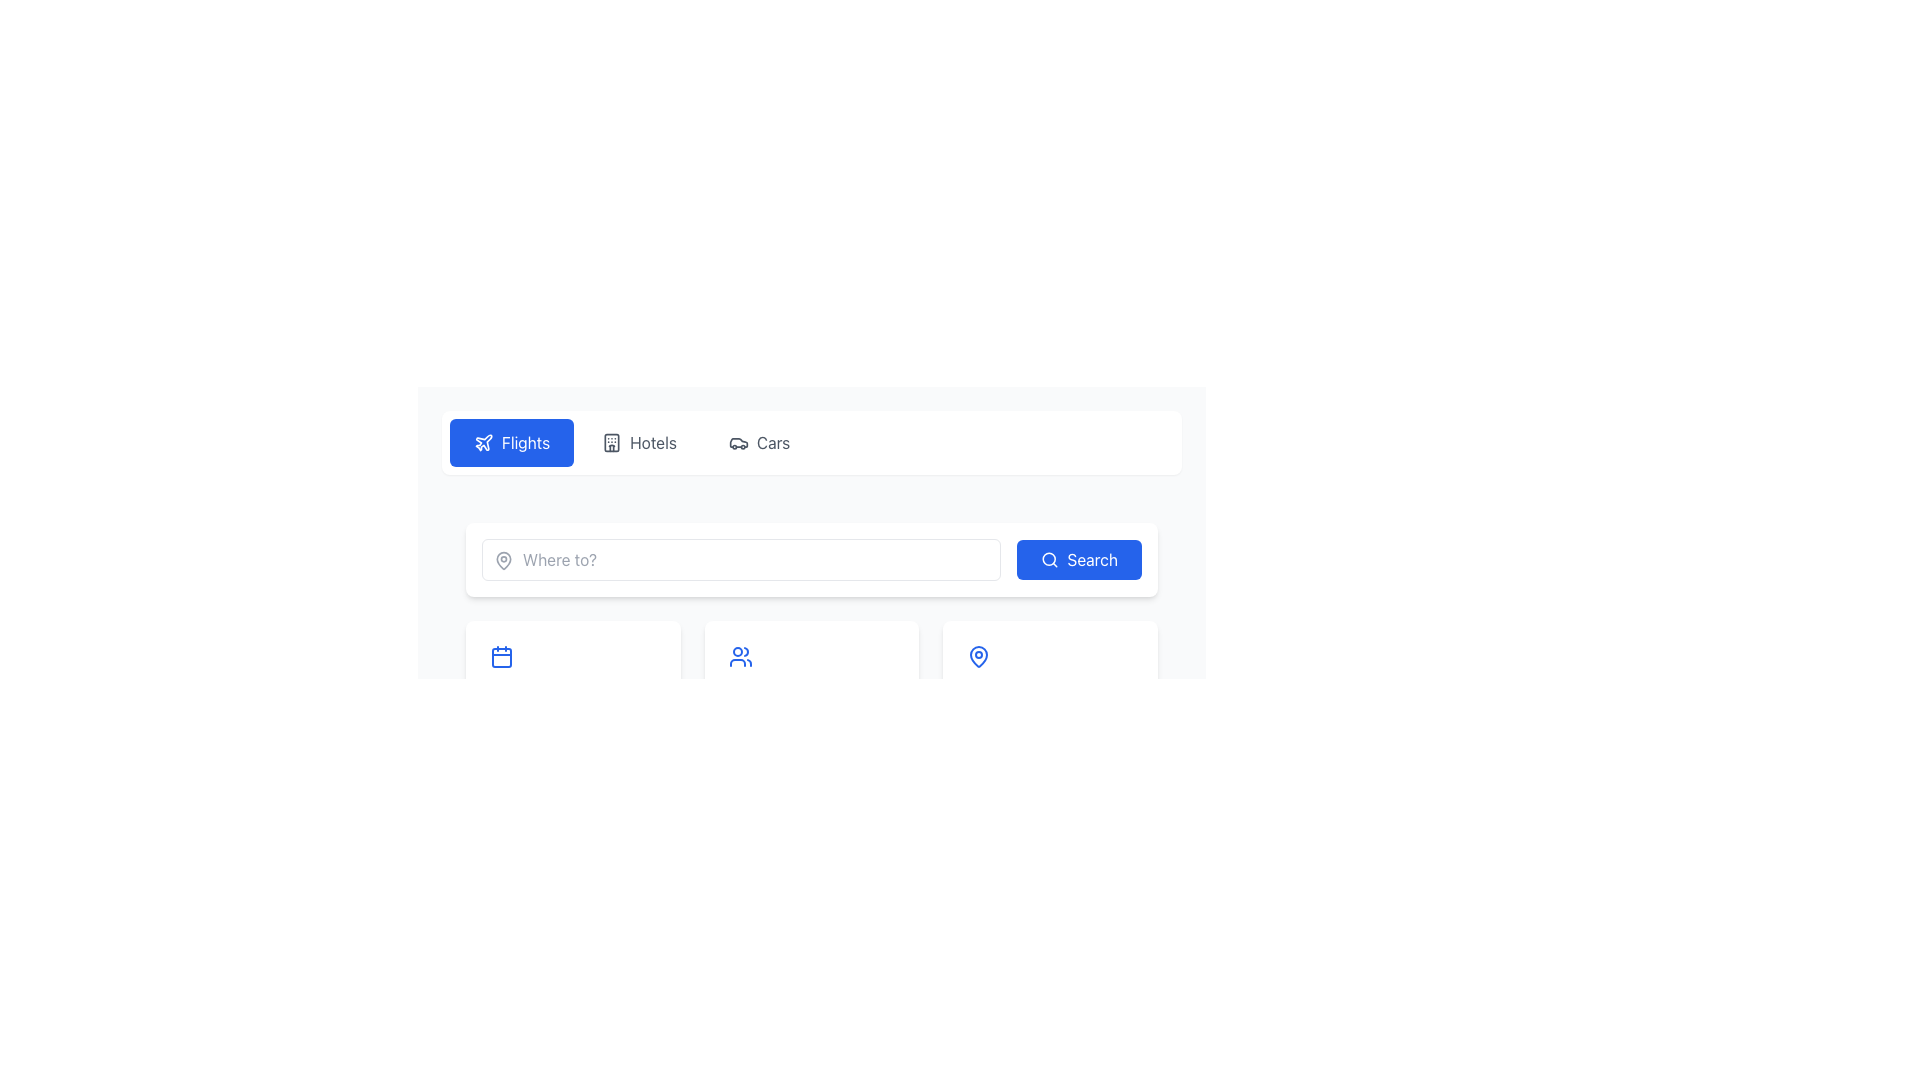 The width and height of the screenshot is (1920, 1080). What do you see at coordinates (739, 656) in the screenshot?
I see `the group booking icon located at the top-left of the 'Group Booking' card, which indicates special rates for 9+ travelers` at bounding box center [739, 656].